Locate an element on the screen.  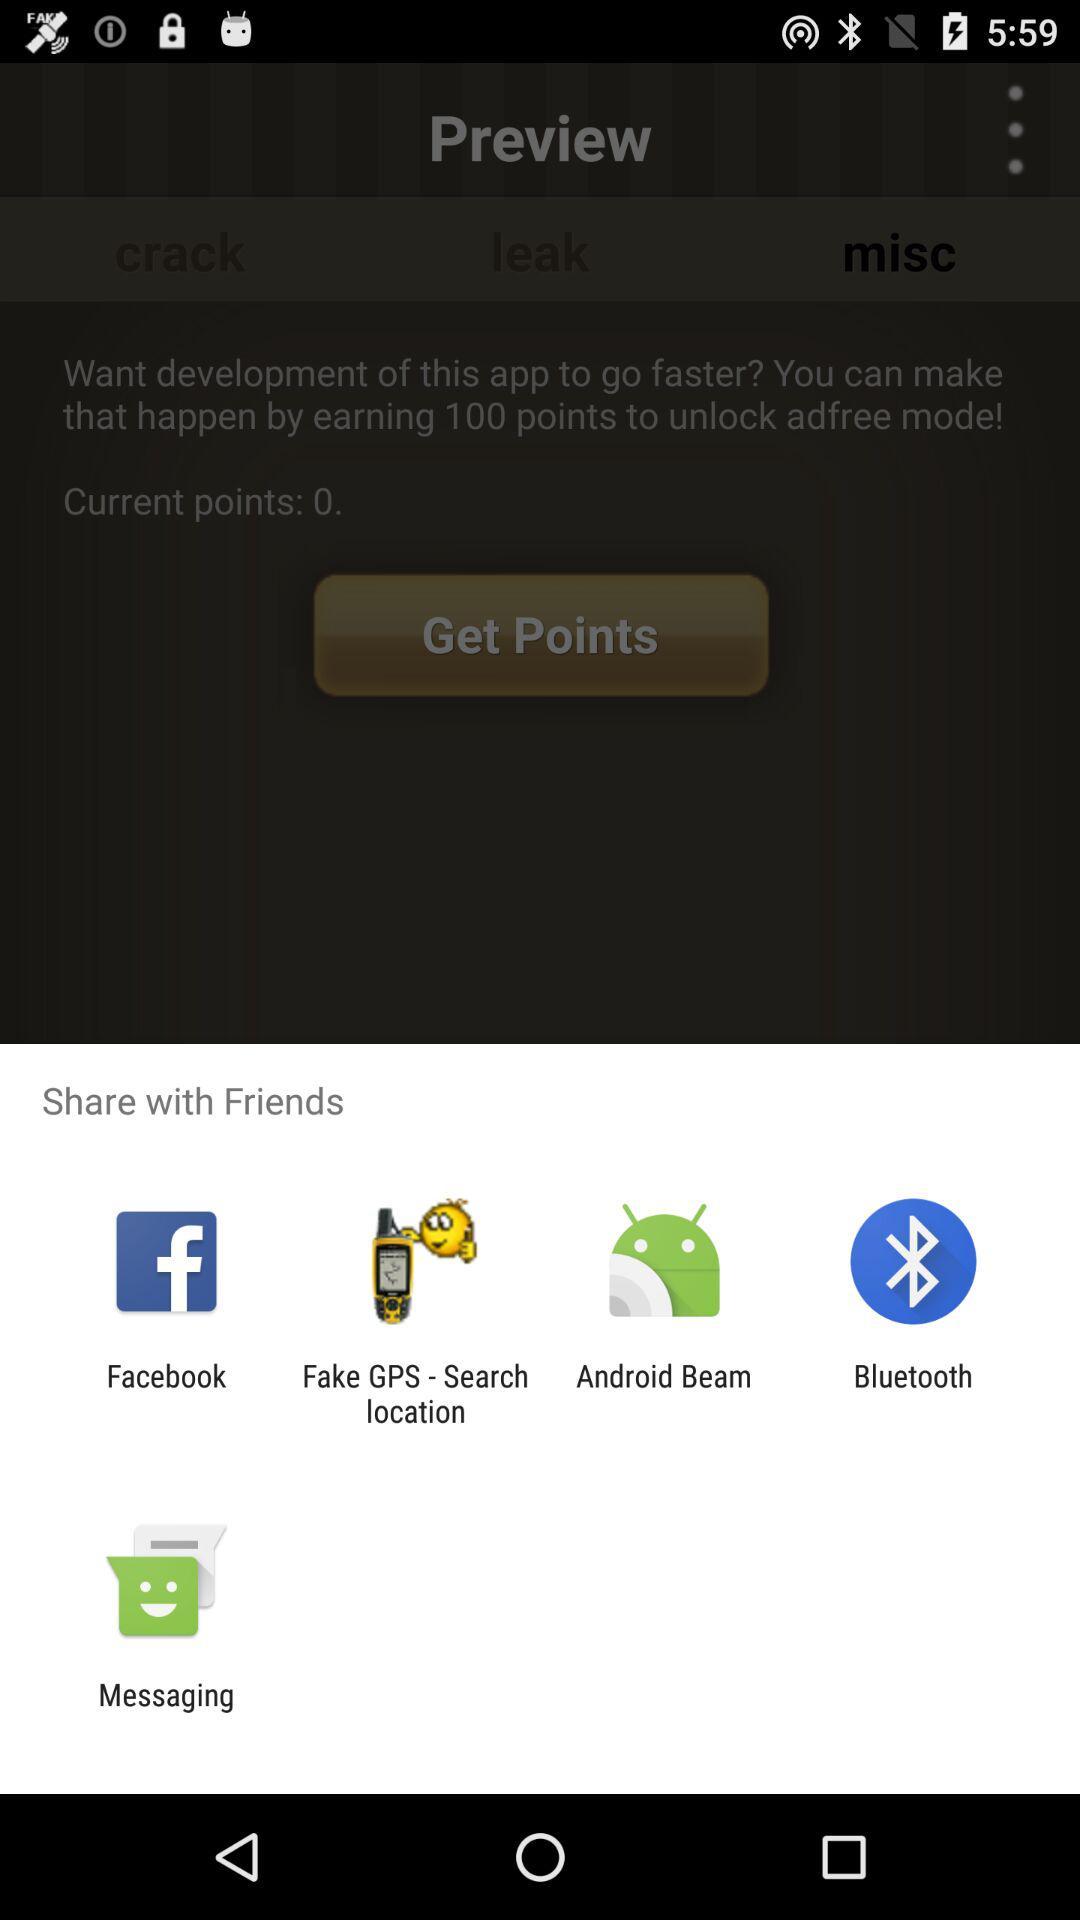
the messaging item is located at coordinates (165, 1711).